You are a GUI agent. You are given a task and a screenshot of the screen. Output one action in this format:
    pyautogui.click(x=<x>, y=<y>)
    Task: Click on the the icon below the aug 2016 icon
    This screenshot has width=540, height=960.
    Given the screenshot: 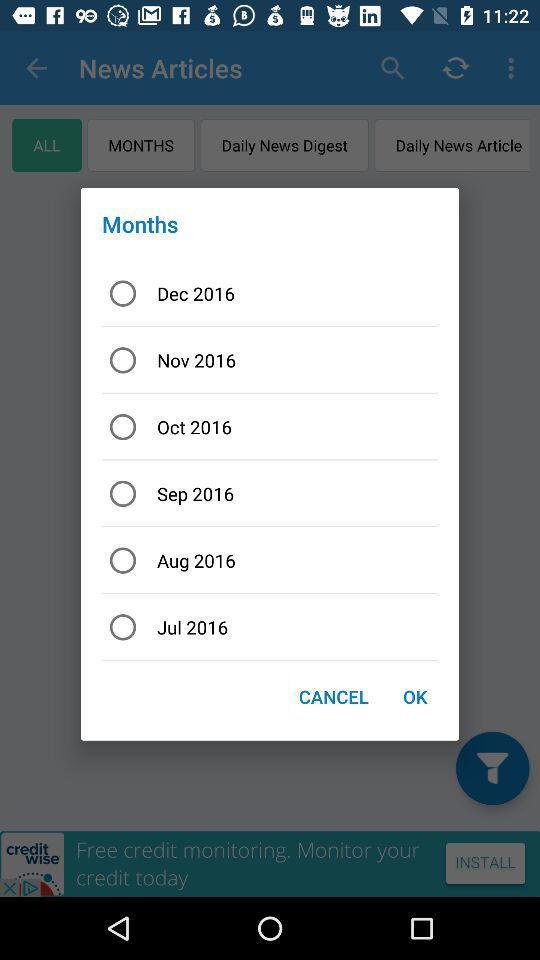 What is the action you would take?
    pyautogui.click(x=270, y=626)
    